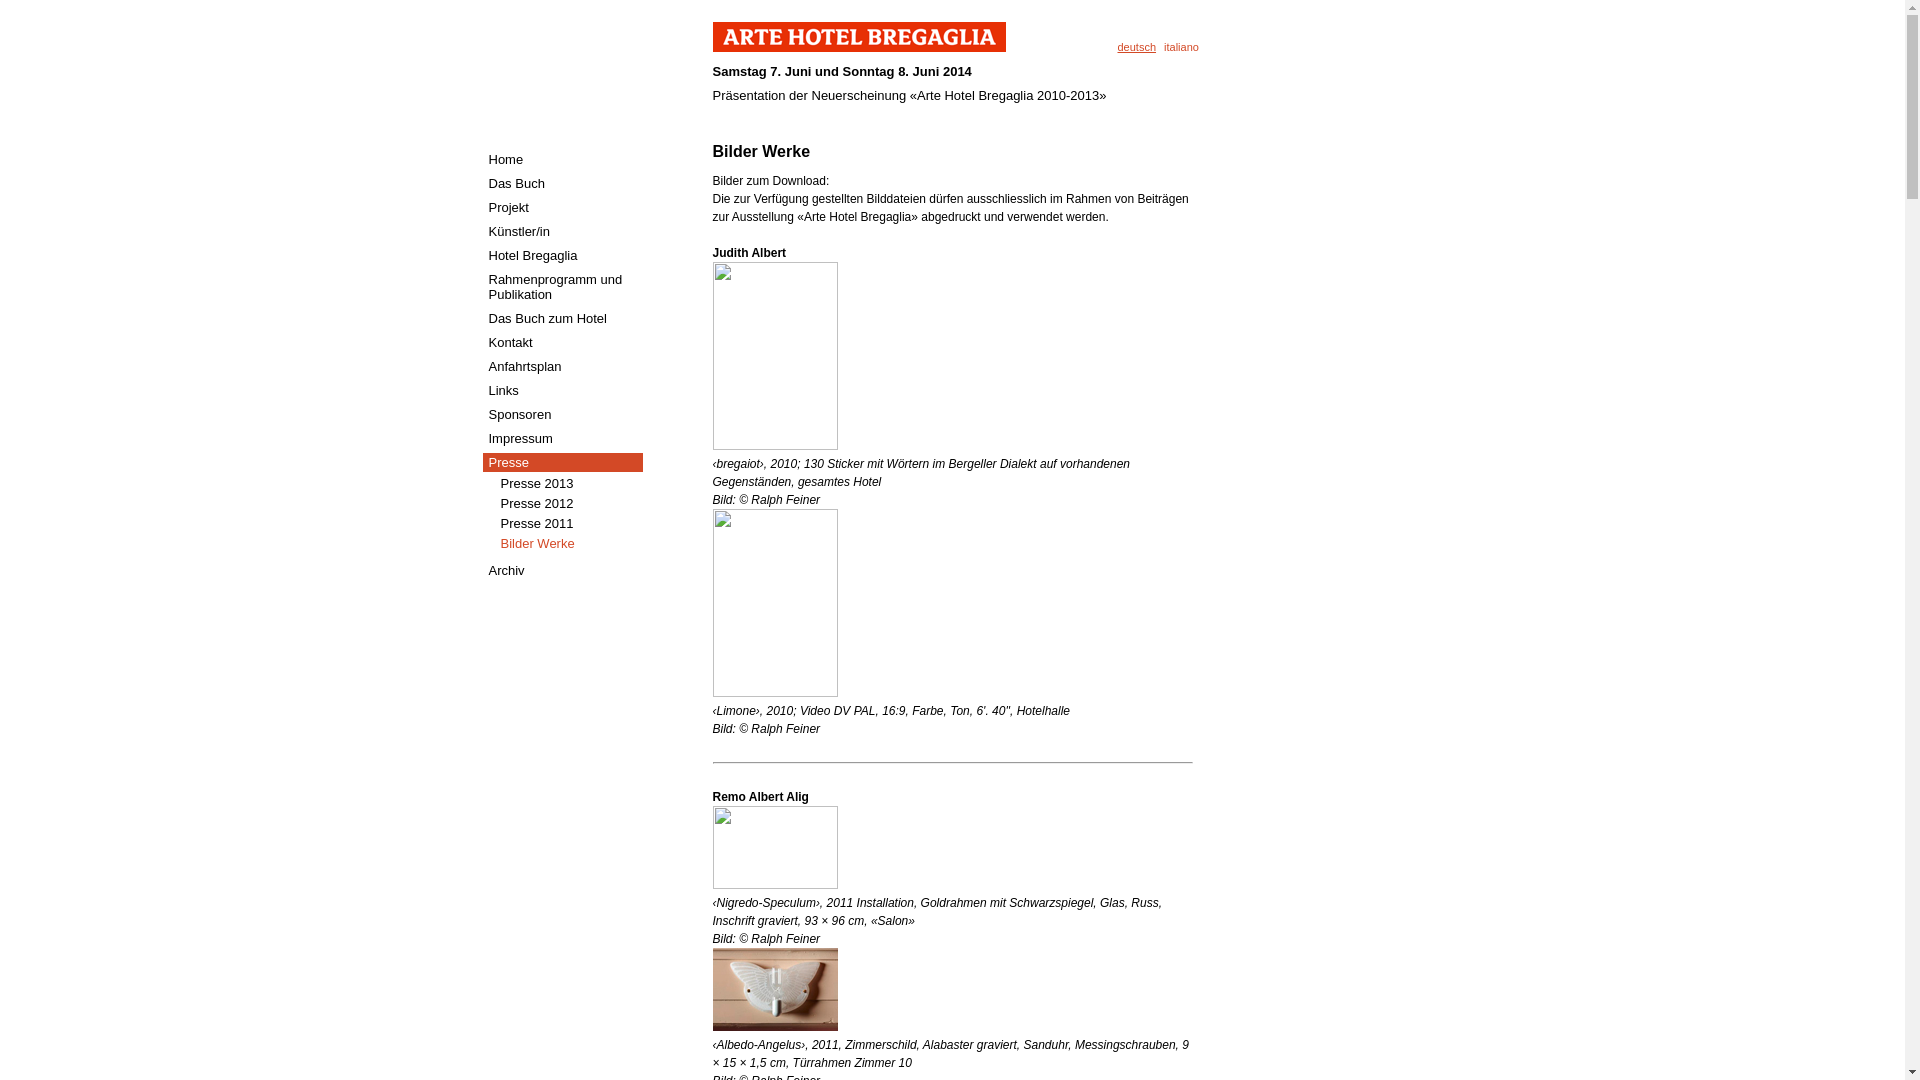  Describe the element at coordinates (481, 207) in the screenshot. I see `'Projekt'` at that location.